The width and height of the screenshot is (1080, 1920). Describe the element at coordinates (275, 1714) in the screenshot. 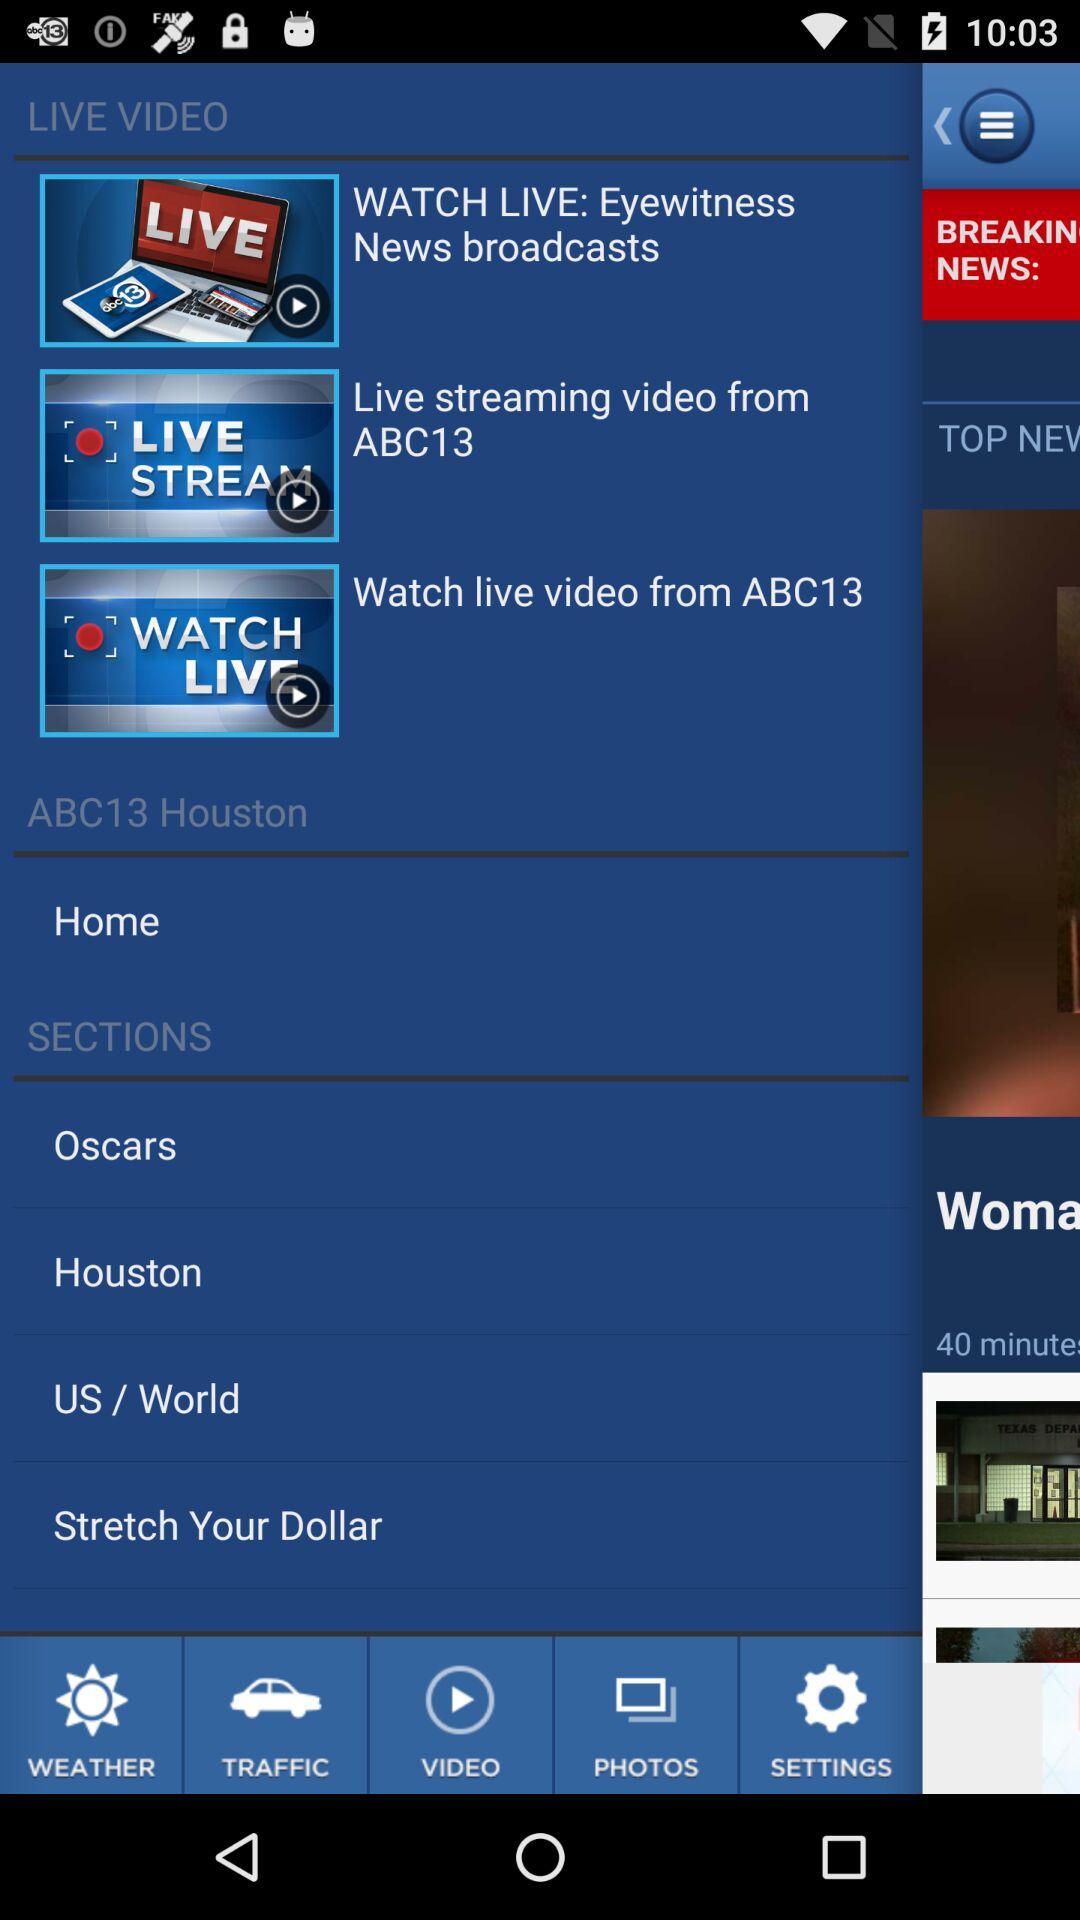

I see `traffic` at that location.